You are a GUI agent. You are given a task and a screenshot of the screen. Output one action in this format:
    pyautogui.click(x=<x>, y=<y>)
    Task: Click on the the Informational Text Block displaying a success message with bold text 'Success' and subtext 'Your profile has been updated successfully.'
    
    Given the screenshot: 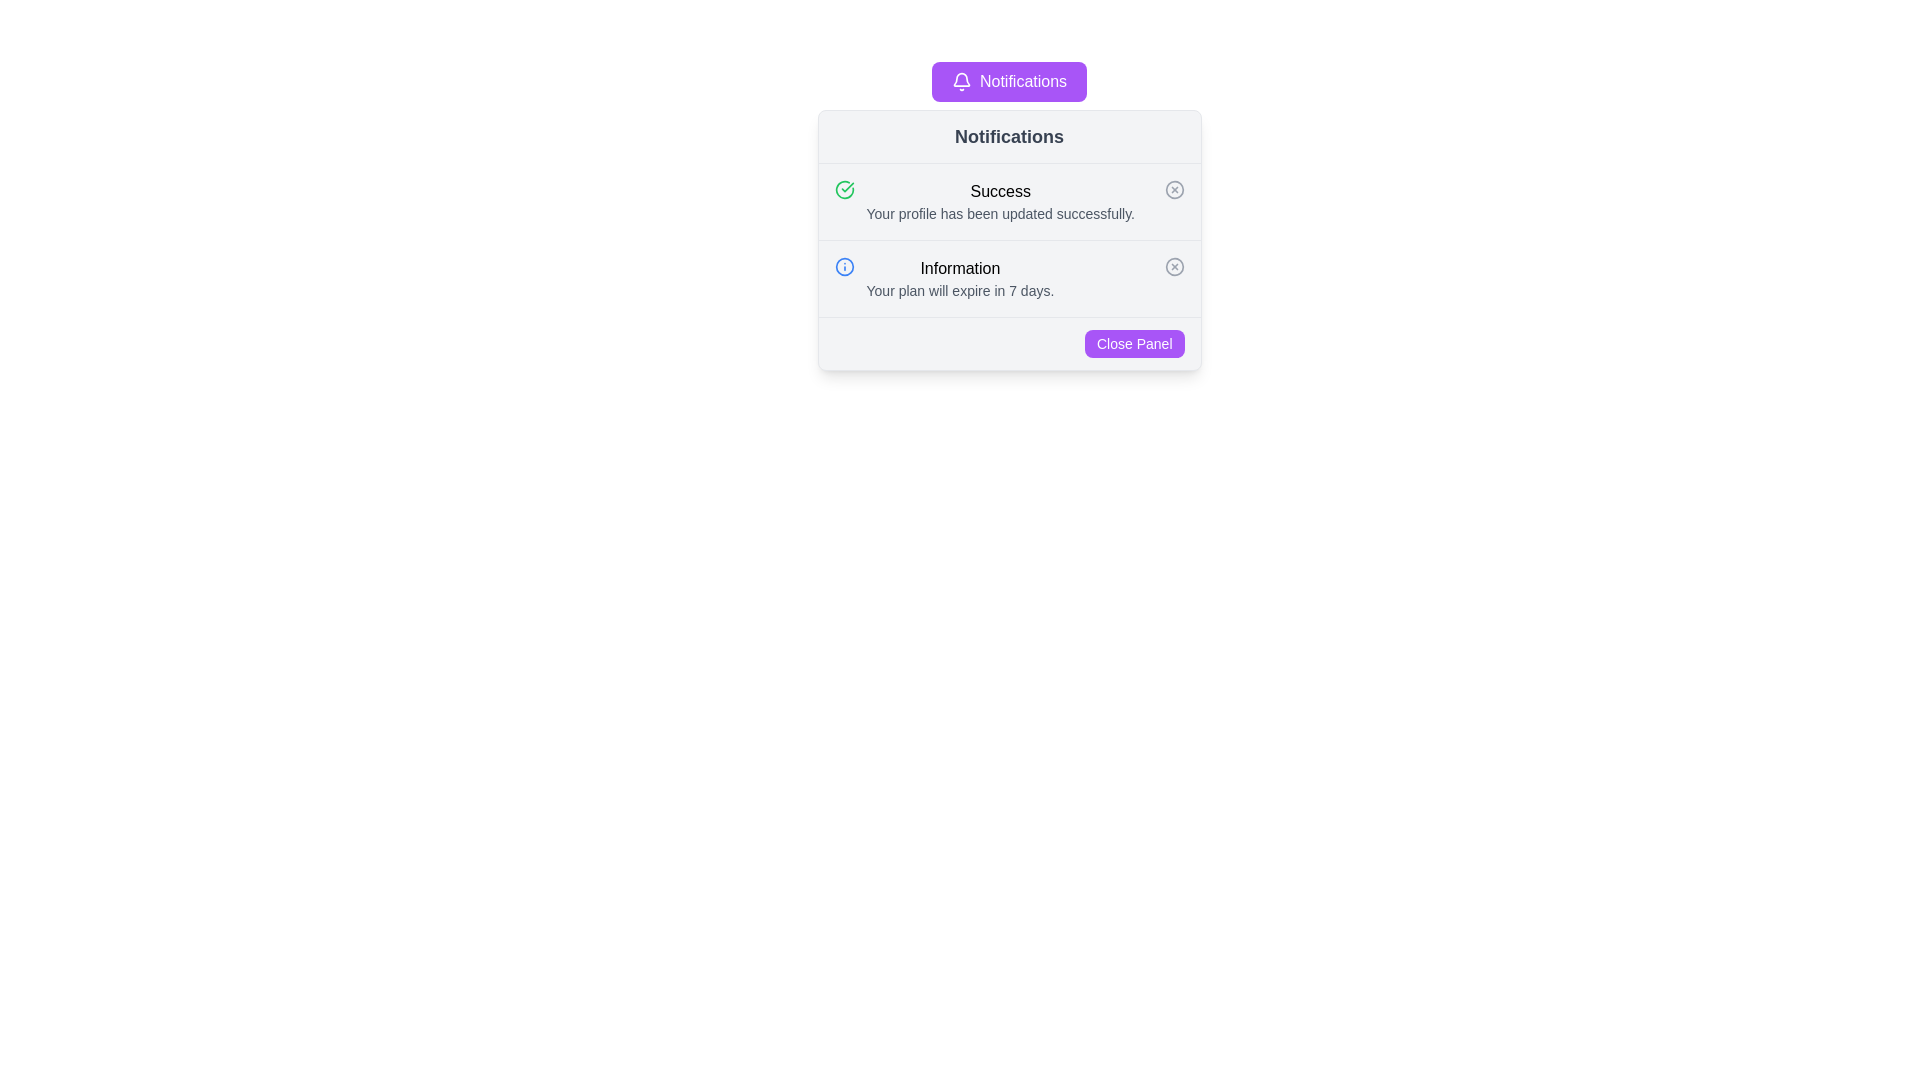 What is the action you would take?
    pyautogui.click(x=1000, y=201)
    